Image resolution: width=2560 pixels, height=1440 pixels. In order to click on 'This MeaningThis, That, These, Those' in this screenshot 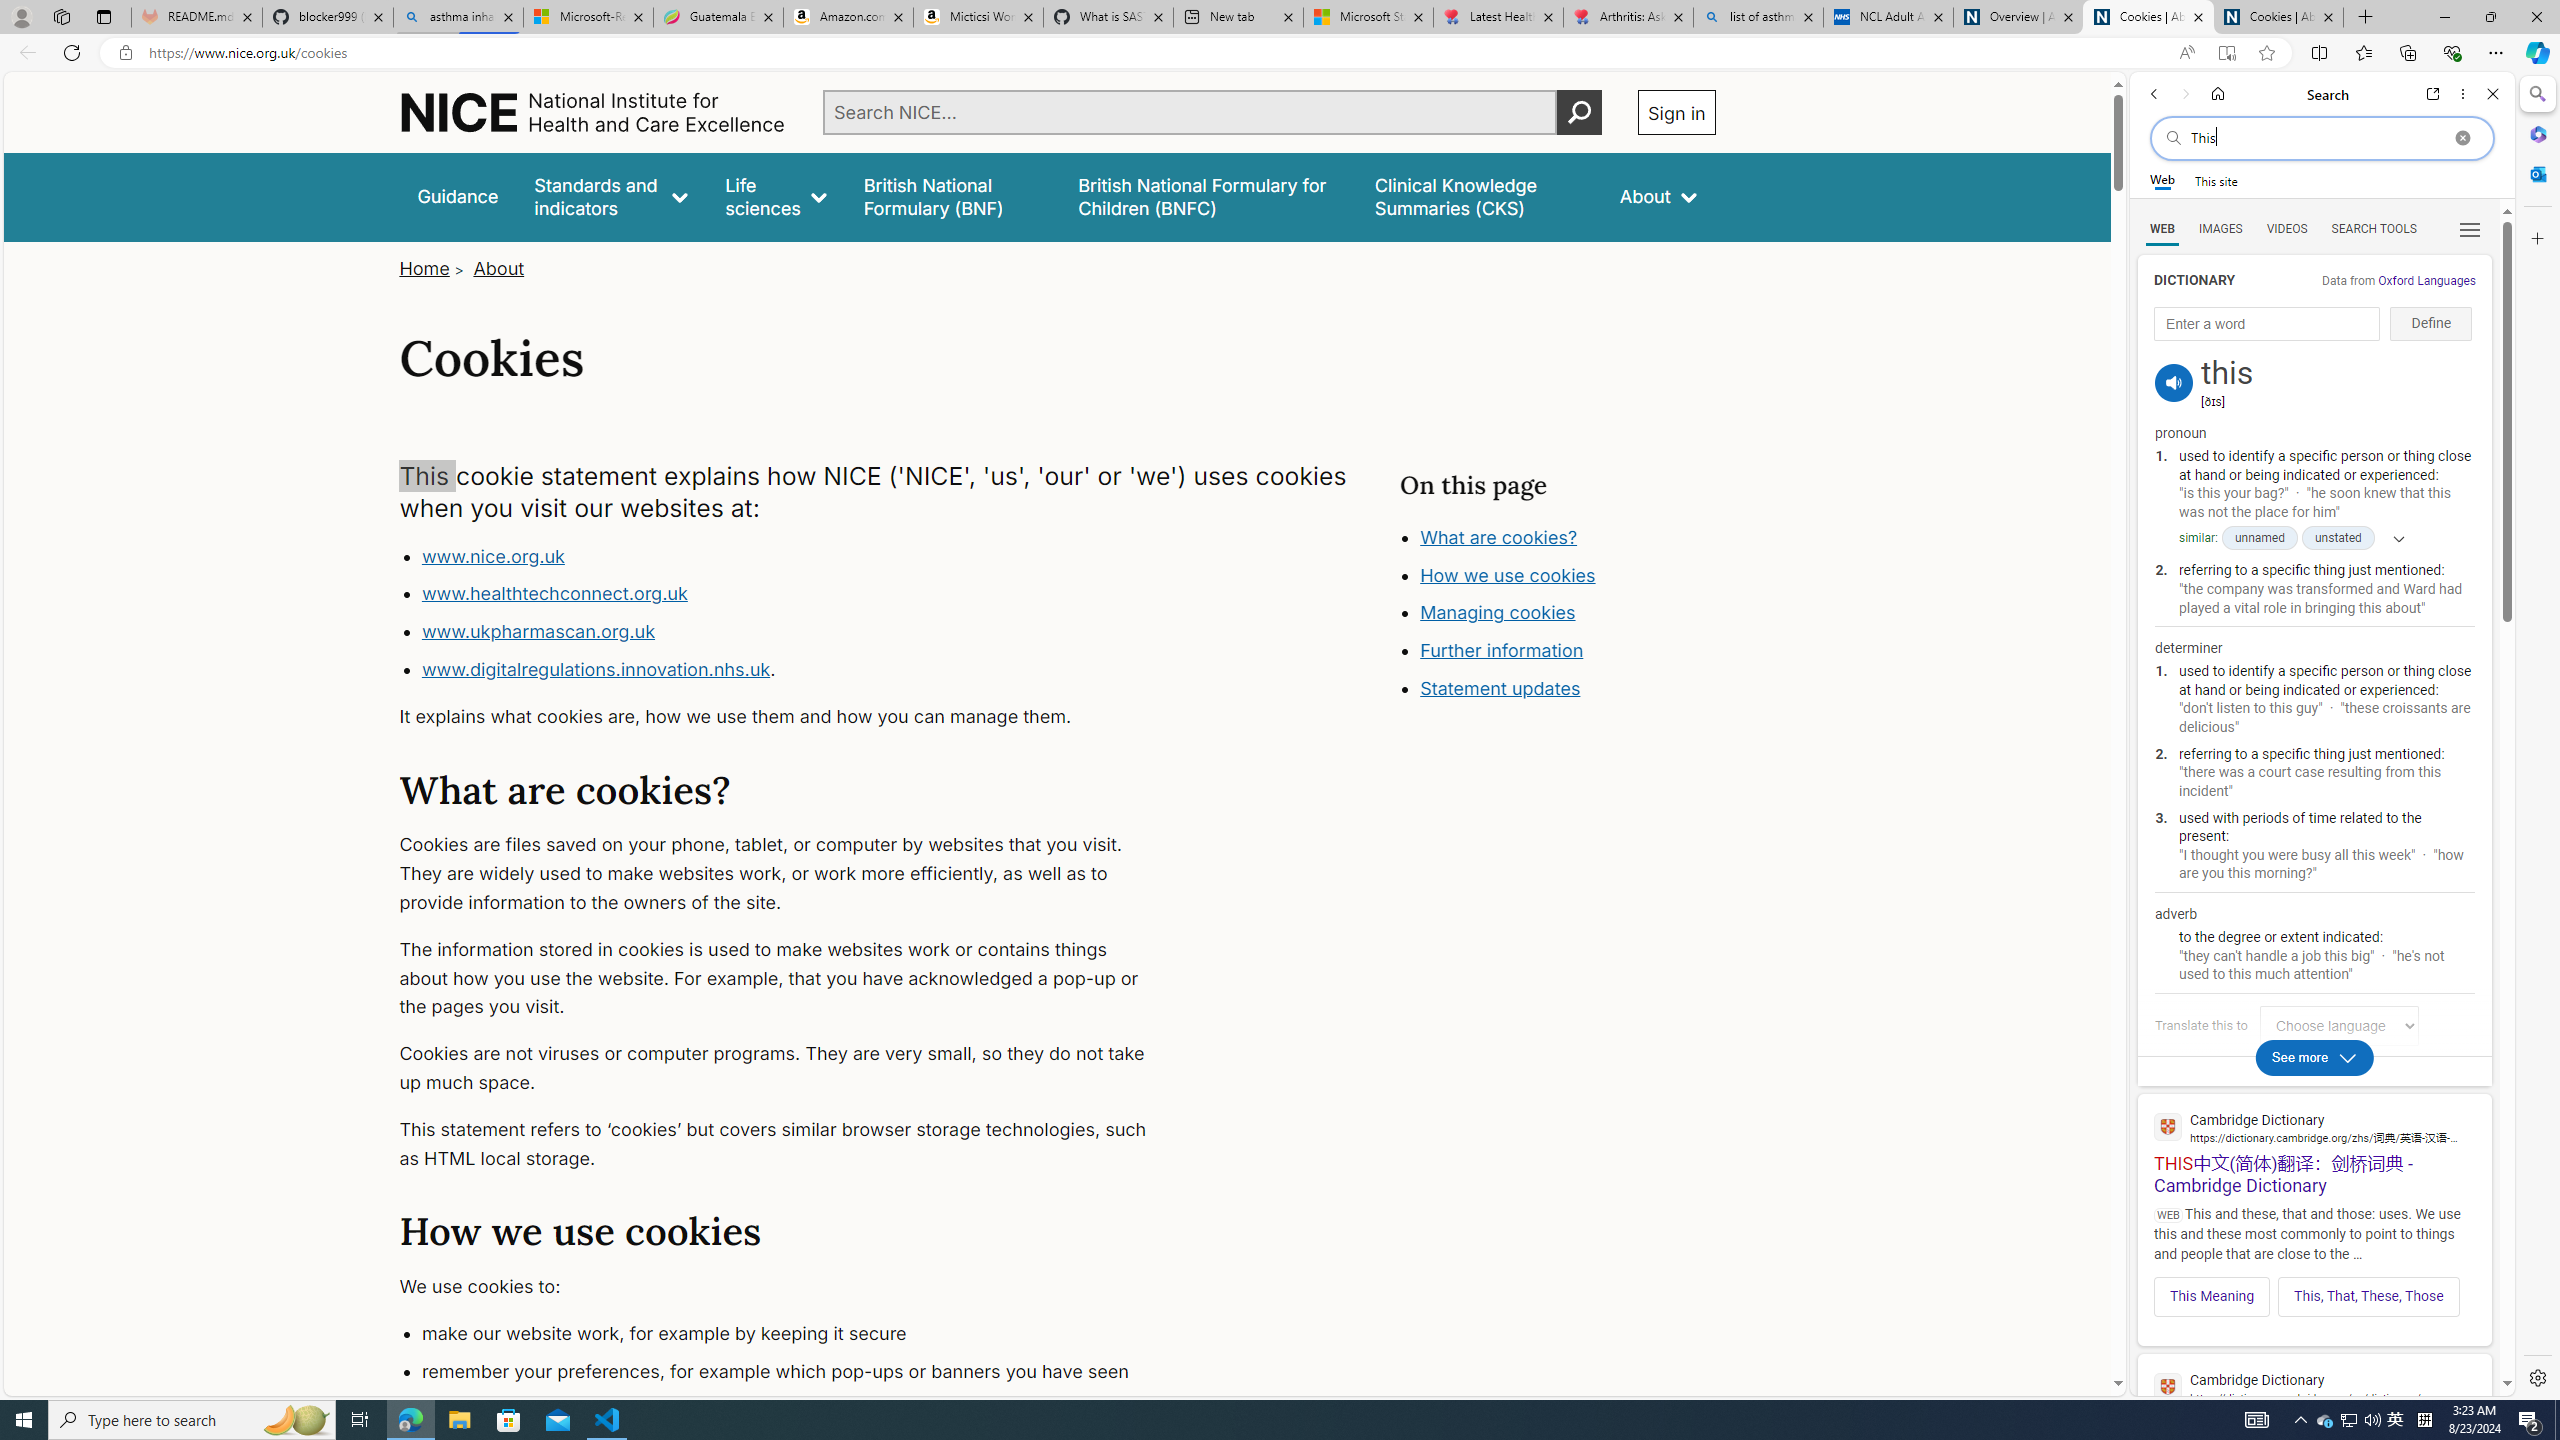, I will do `click(2314, 1290)`.